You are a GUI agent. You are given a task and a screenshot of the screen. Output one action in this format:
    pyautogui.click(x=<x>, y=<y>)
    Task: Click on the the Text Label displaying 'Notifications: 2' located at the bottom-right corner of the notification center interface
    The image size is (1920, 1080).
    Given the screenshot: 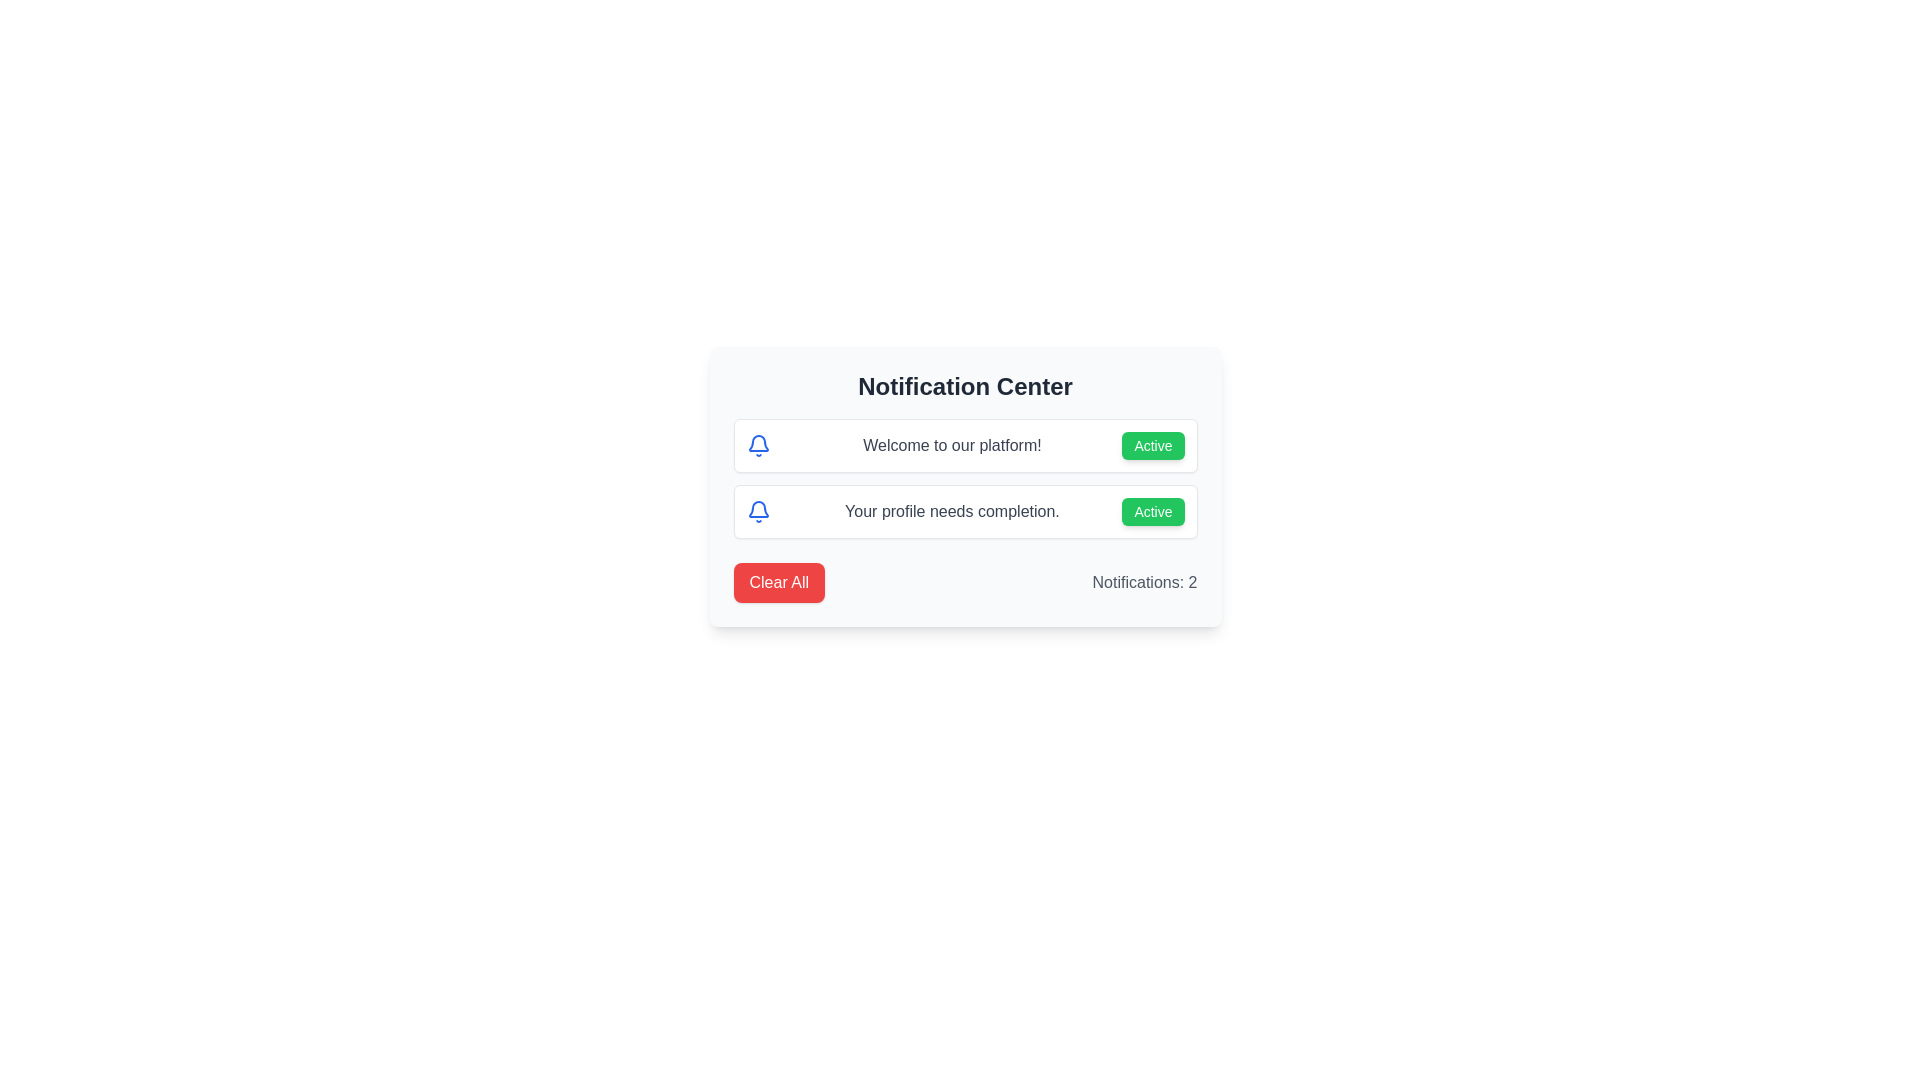 What is the action you would take?
    pyautogui.click(x=1145, y=582)
    